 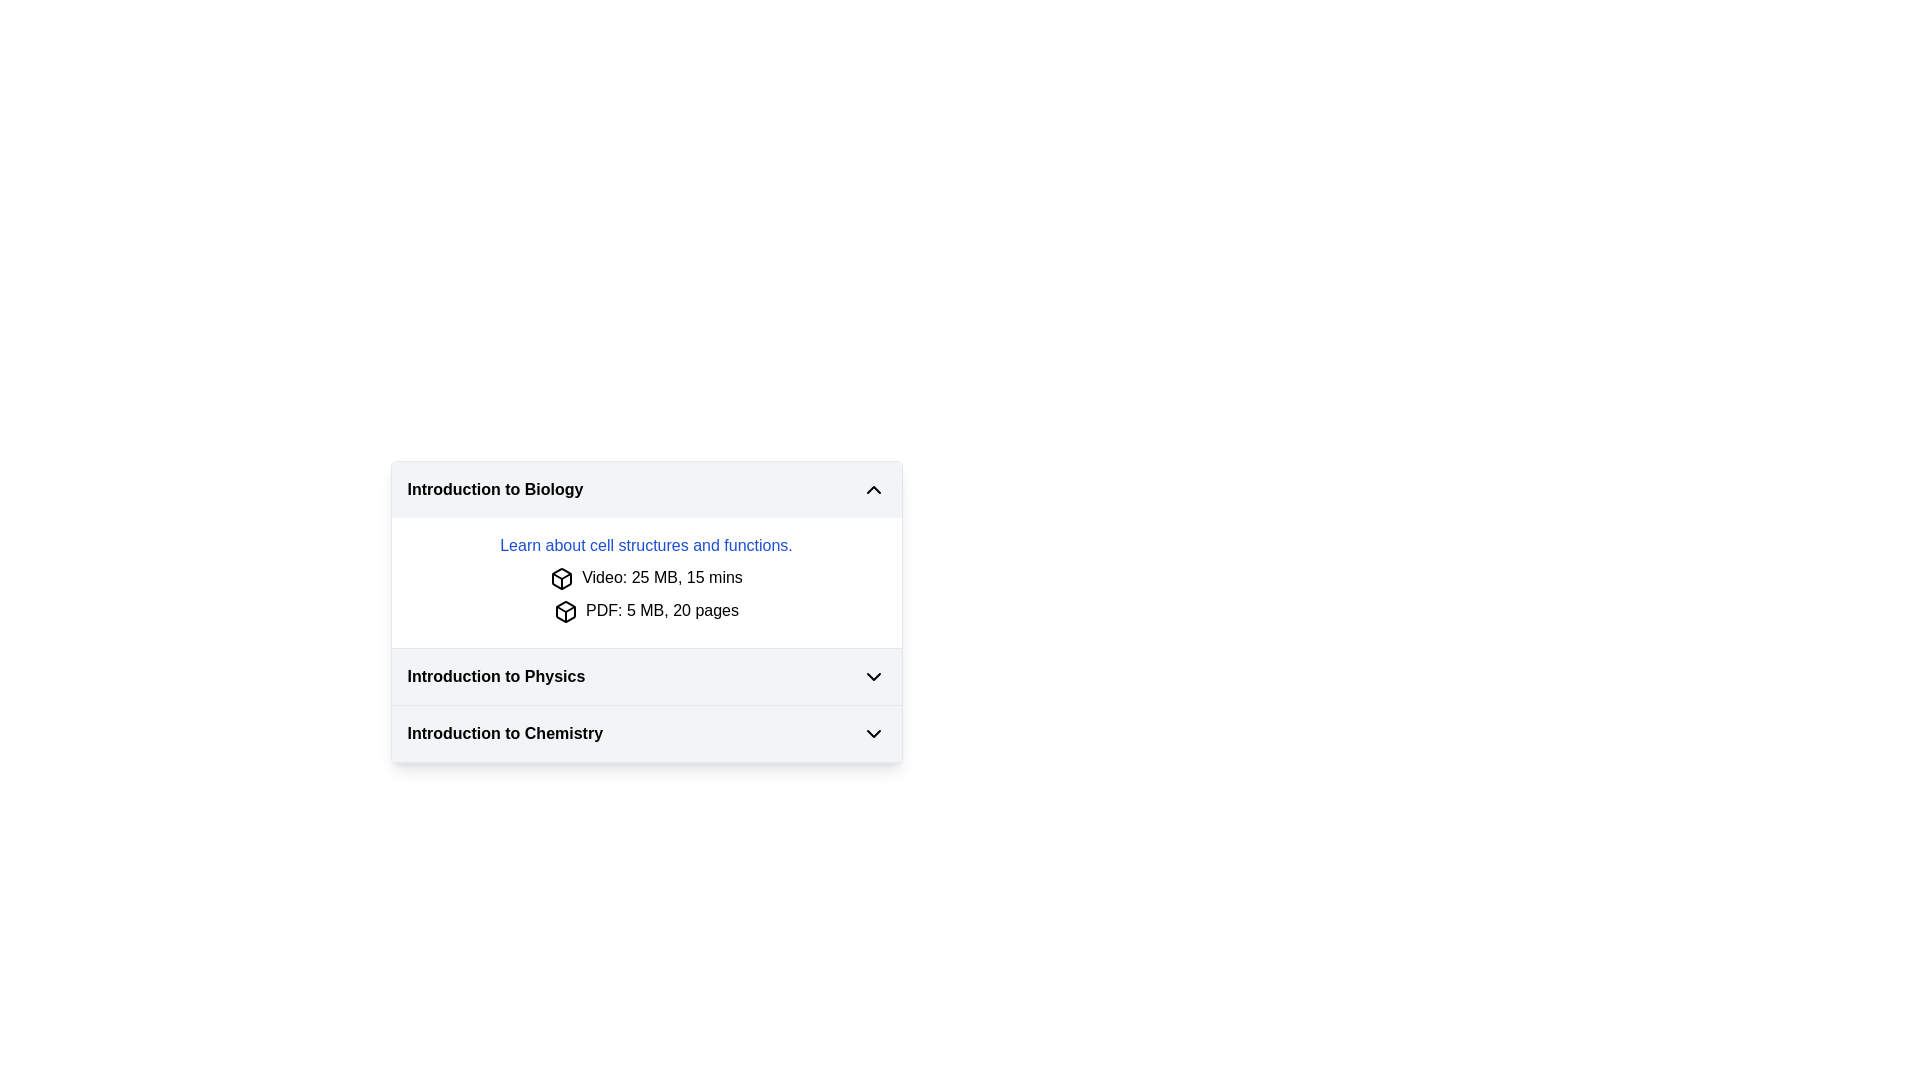 What do you see at coordinates (646, 675) in the screenshot?
I see `the middle Expandable List Item located between 'Introduction to Biology' and 'Introduction to Chemistry'` at bounding box center [646, 675].